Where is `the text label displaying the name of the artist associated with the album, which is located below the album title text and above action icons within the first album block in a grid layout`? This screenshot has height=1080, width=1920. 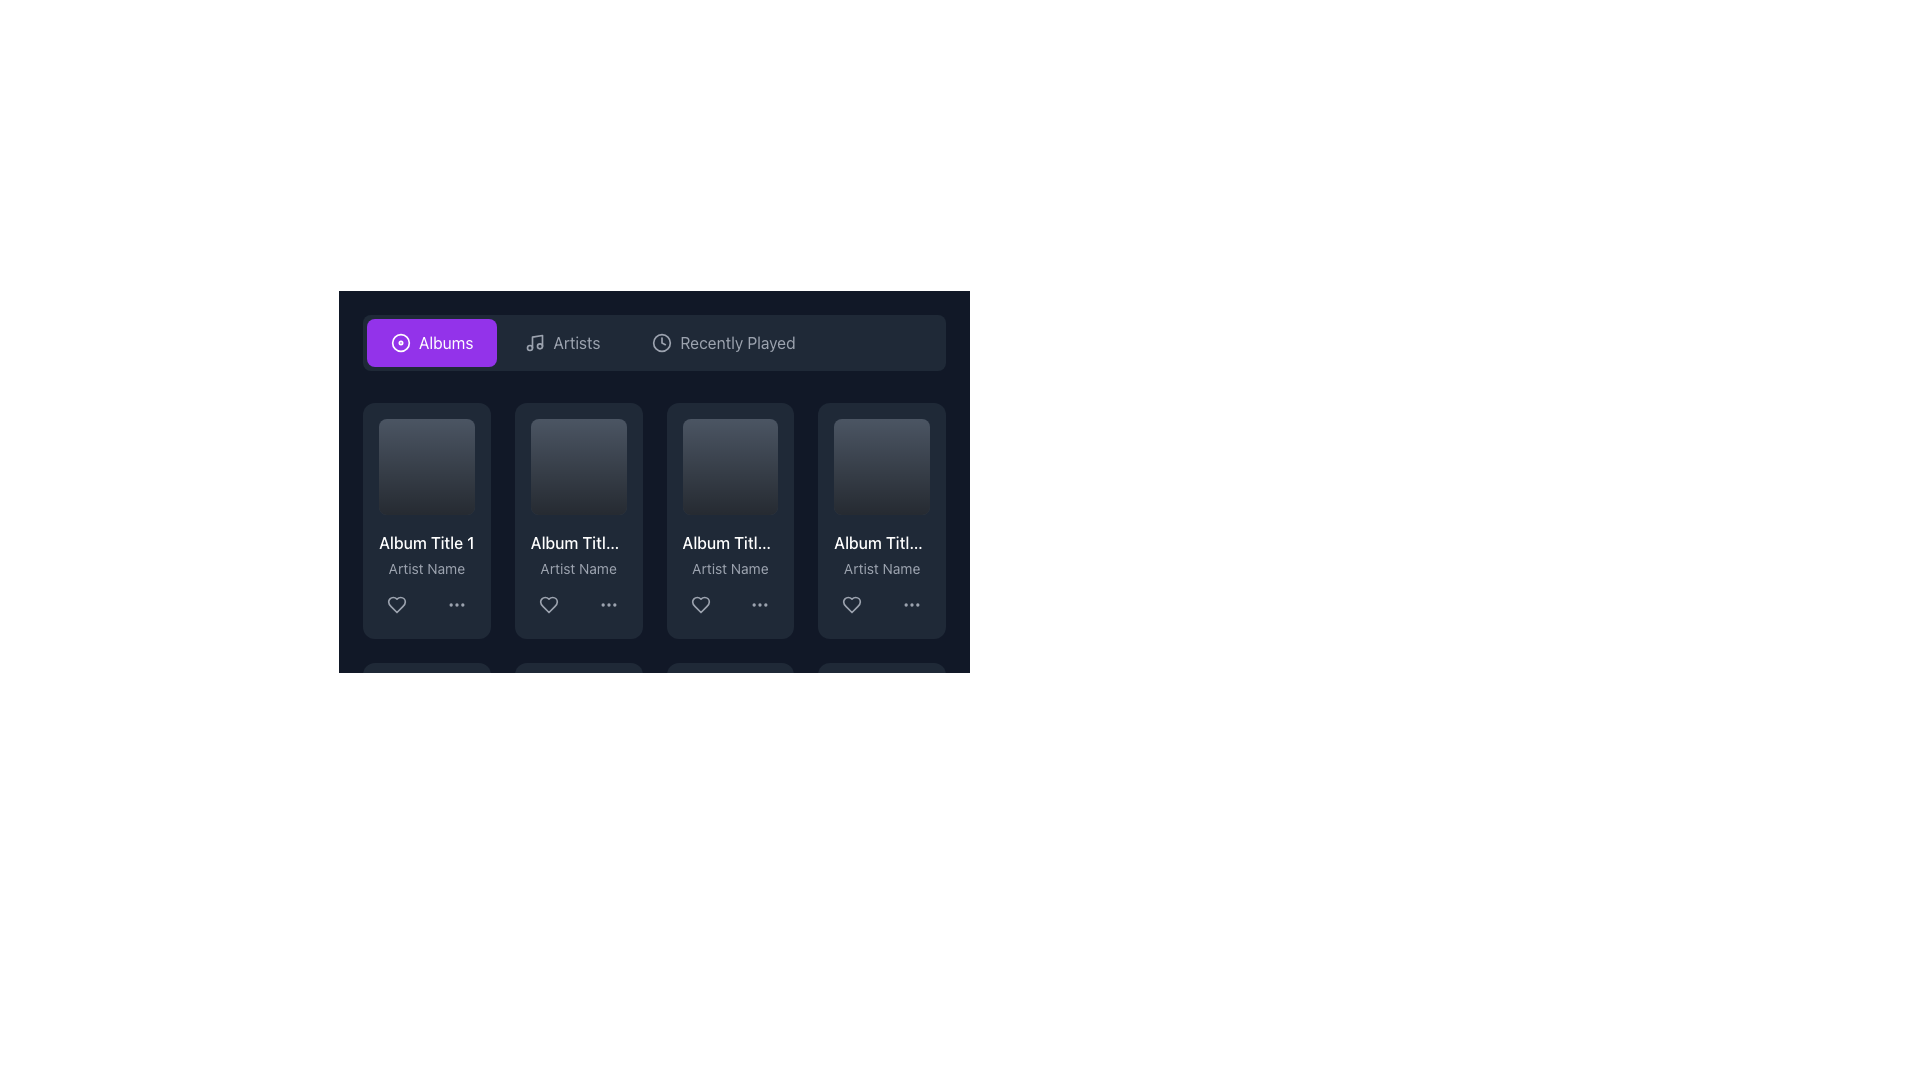 the text label displaying the name of the artist associated with the album, which is located below the album title text and above action icons within the first album block in a grid layout is located at coordinates (425, 568).